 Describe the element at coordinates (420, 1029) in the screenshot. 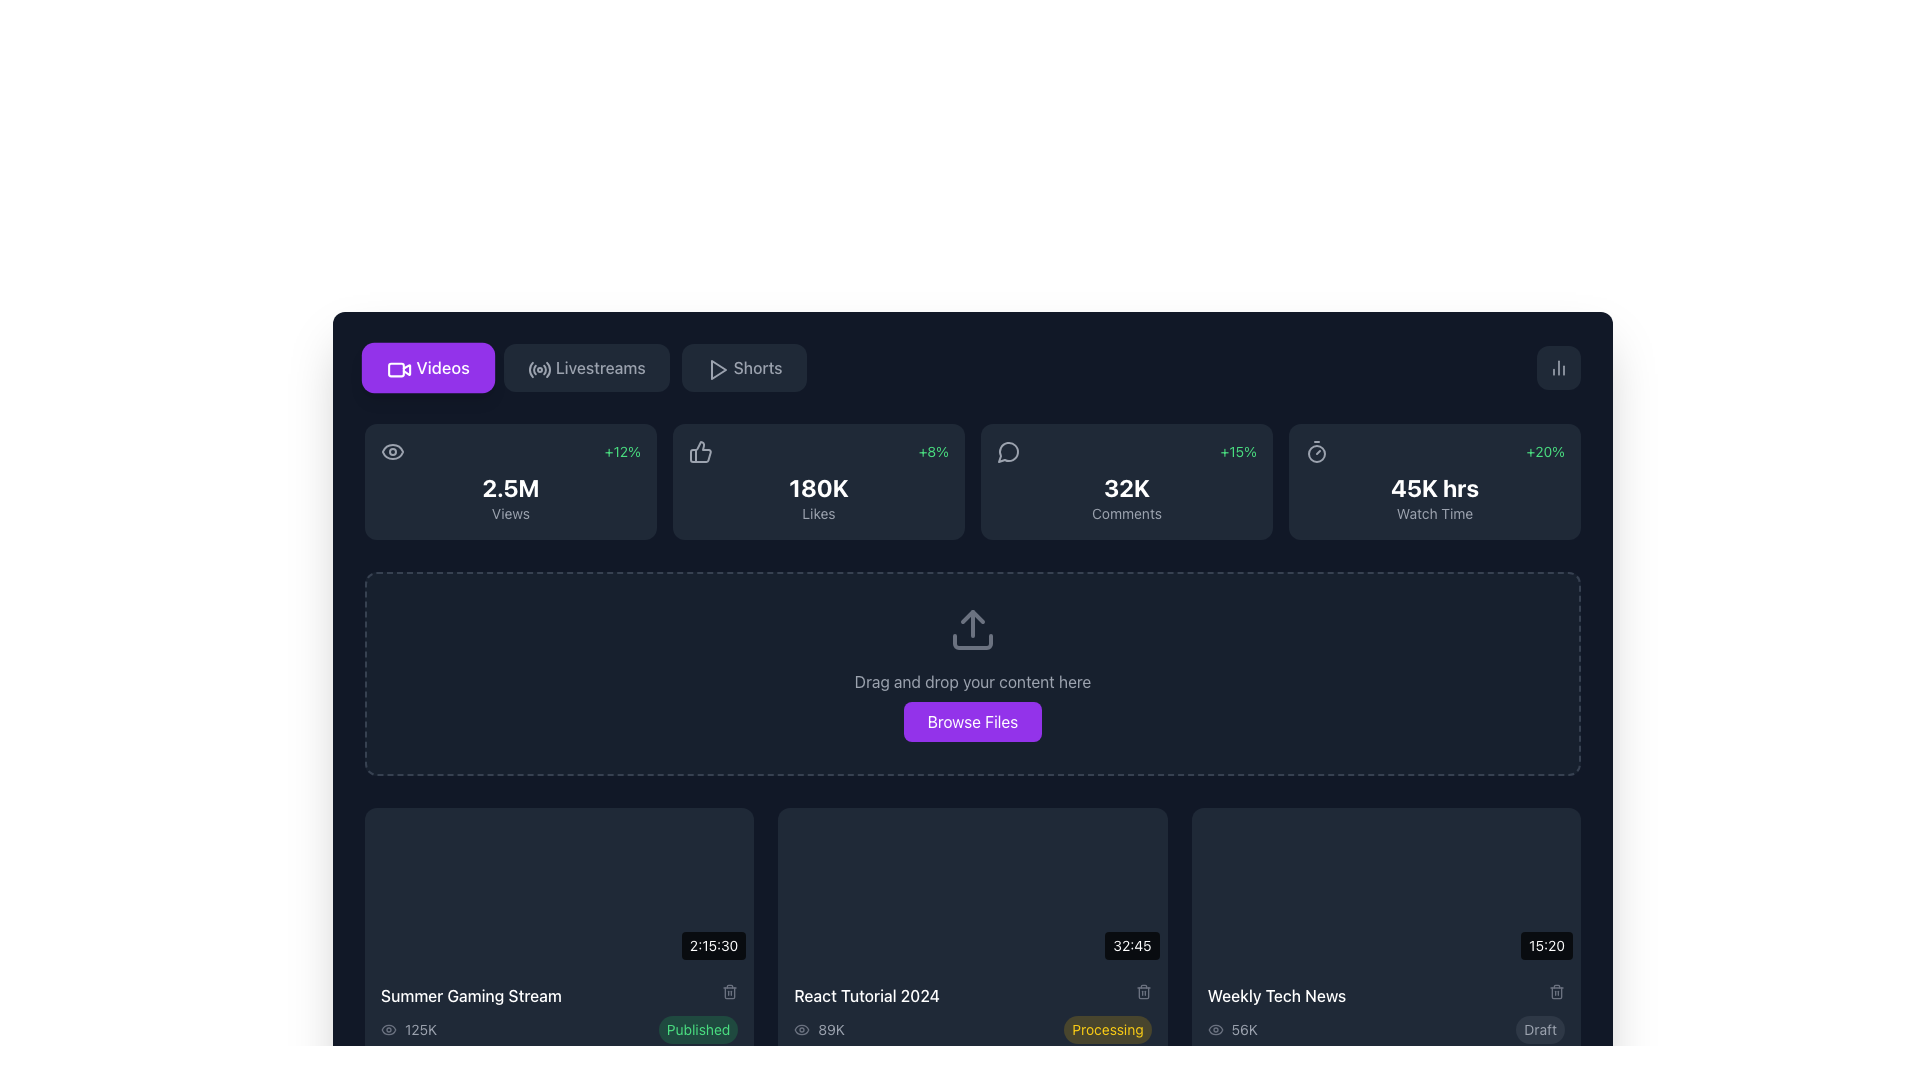

I see `the text label displaying a numerical value in the bottom-left corner of the card, positioned to the right of the eye icon` at that location.